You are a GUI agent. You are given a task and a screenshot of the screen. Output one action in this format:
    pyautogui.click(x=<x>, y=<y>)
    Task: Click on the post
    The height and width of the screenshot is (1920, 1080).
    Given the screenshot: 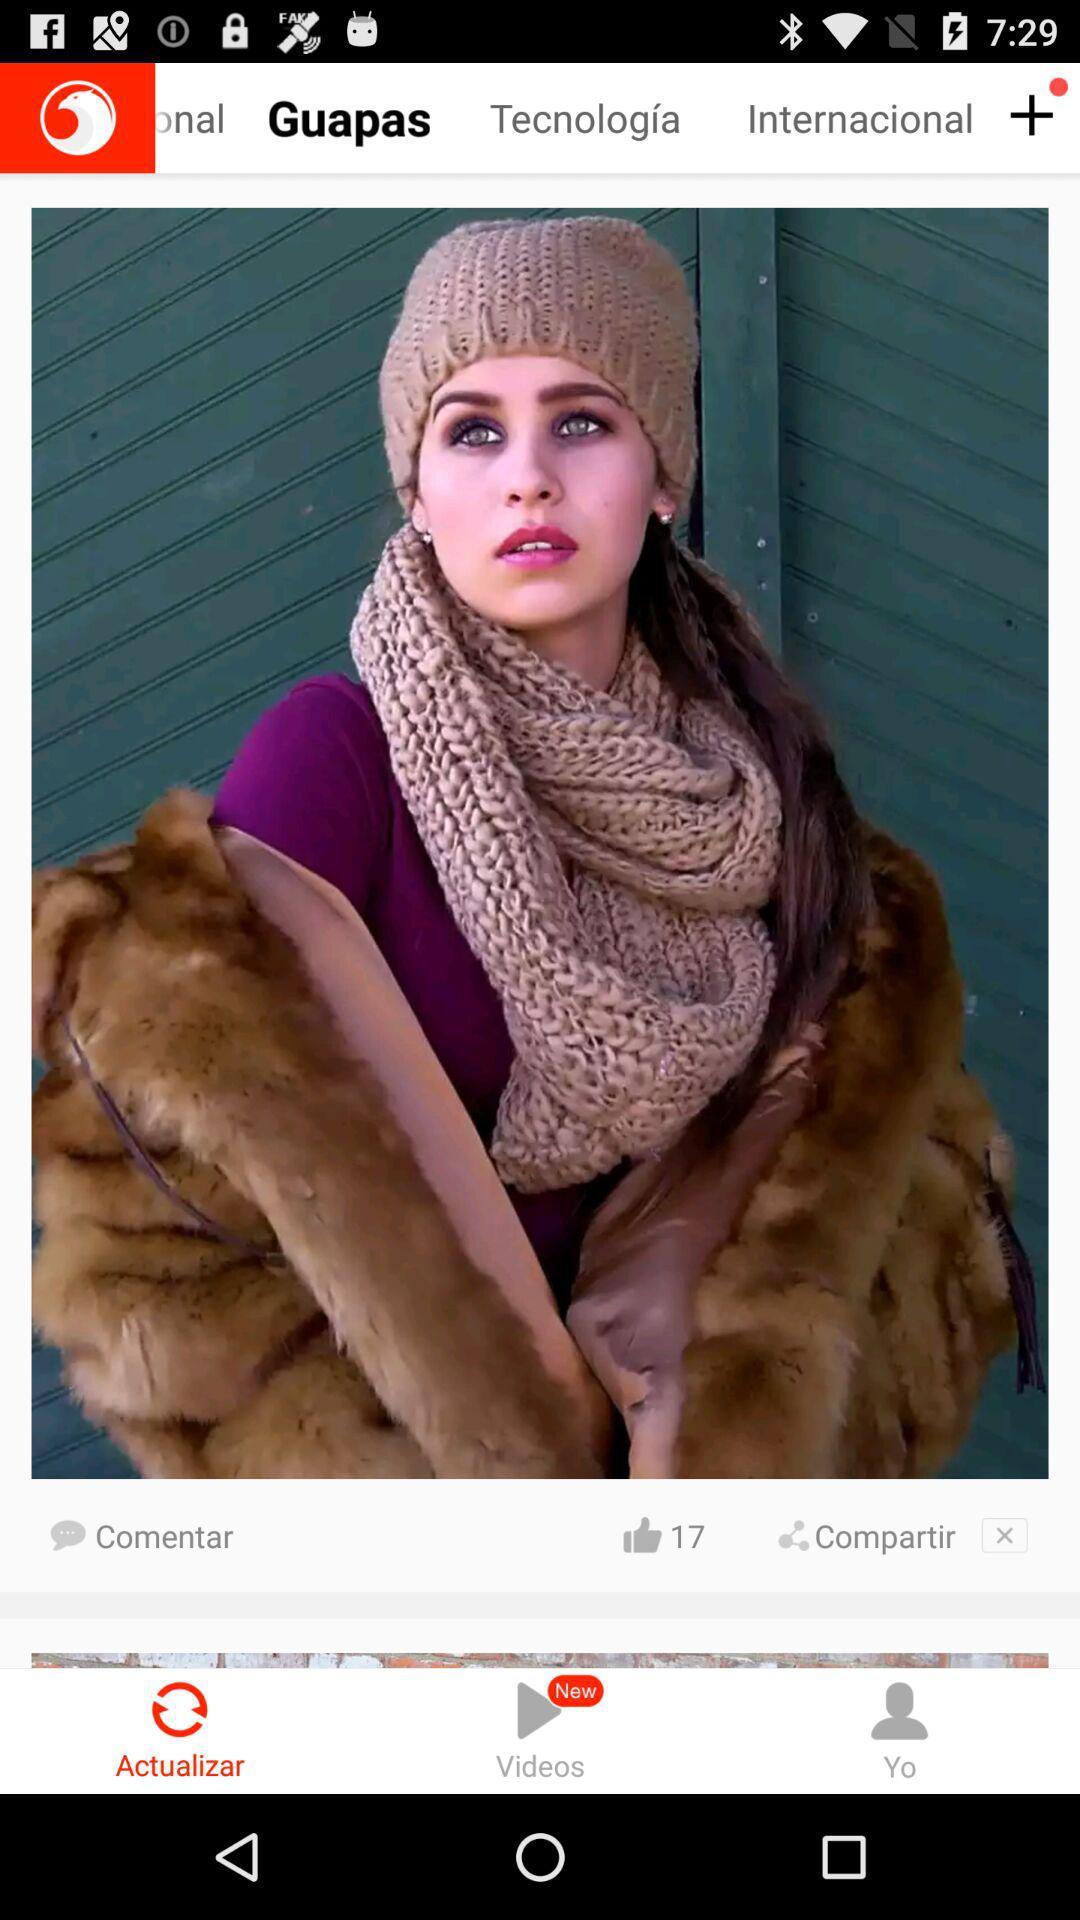 What is the action you would take?
    pyautogui.click(x=1028, y=115)
    